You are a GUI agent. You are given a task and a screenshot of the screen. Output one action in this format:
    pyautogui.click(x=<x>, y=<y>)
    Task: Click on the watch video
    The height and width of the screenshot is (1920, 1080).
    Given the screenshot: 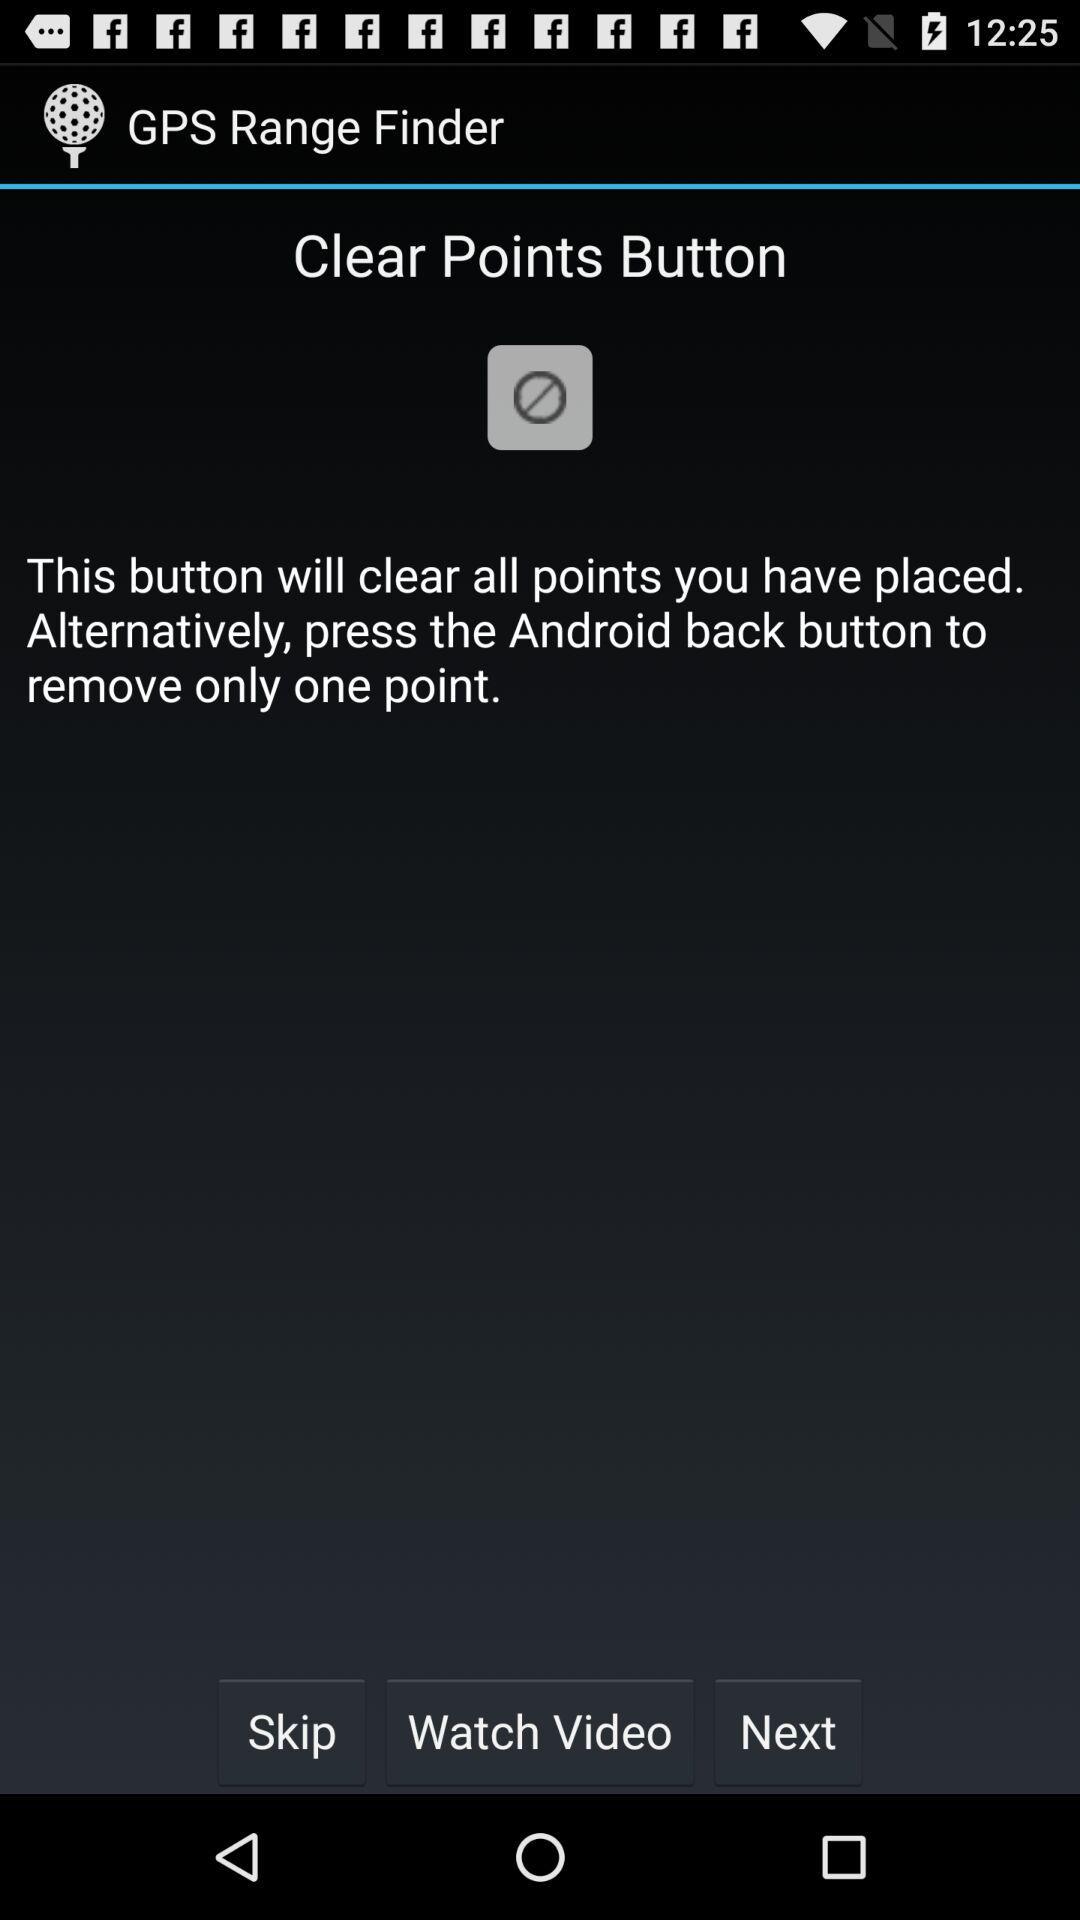 What is the action you would take?
    pyautogui.click(x=540, y=1730)
    